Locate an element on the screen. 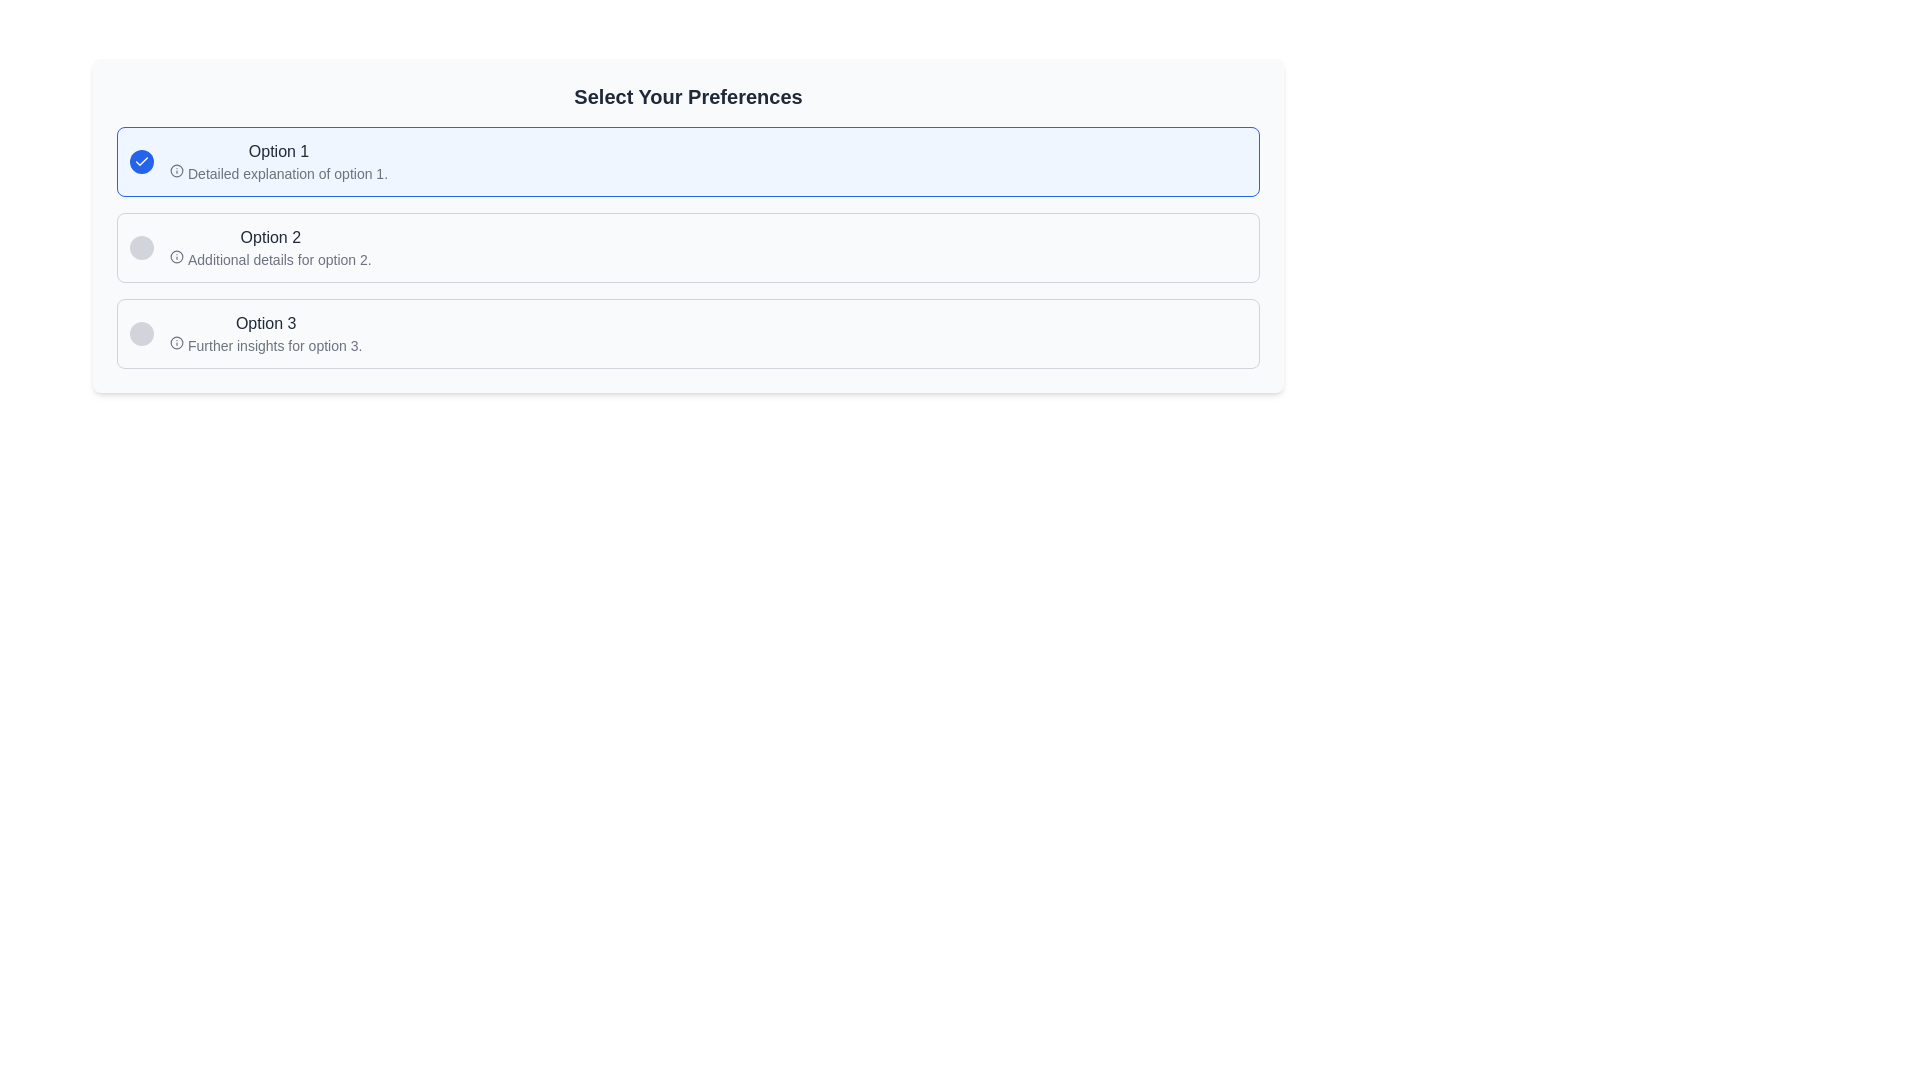 The image size is (1920, 1080). the SVG circle element that is part of the informational icon located to the left of the text 'Option 1' is located at coordinates (177, 342).